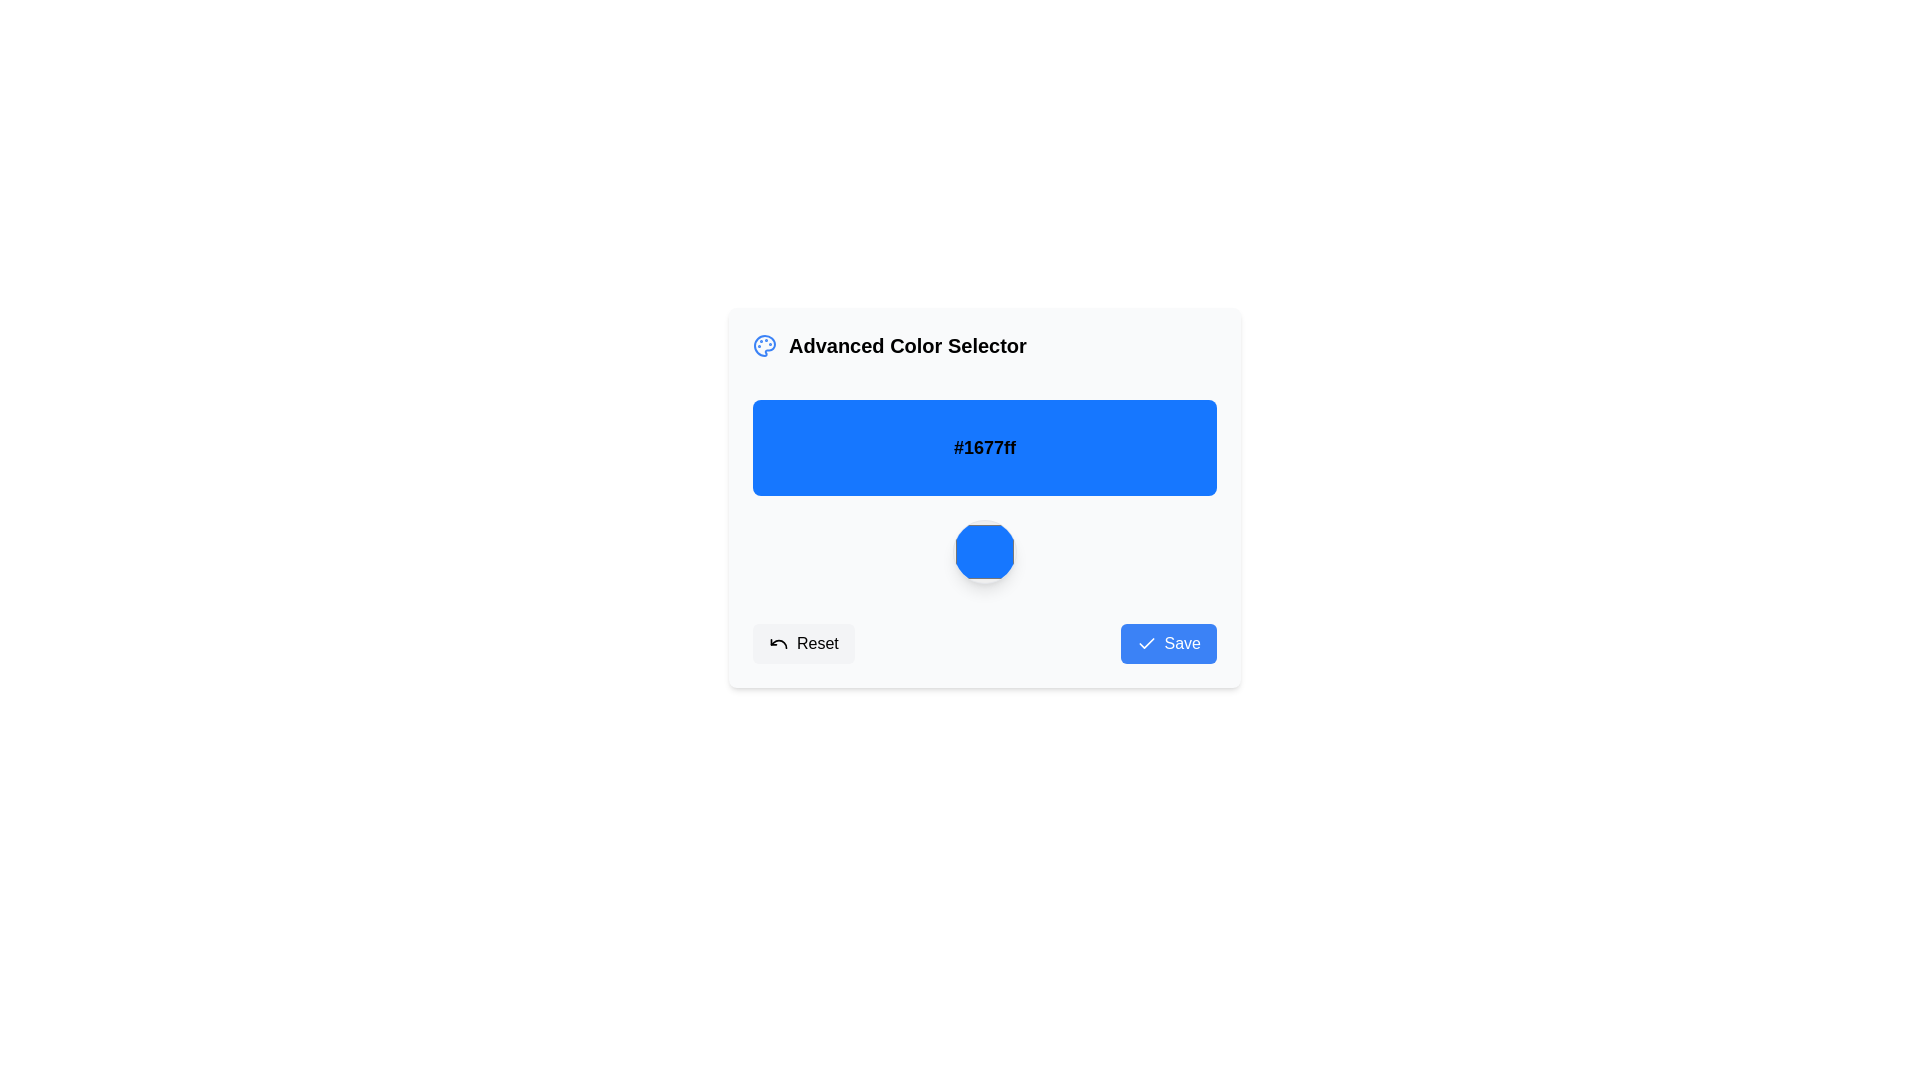  What do you see at coordinates (984, 551) in the screenshot?
I see `the interactive color input field, which allows users` at bounding box center [984, 551].